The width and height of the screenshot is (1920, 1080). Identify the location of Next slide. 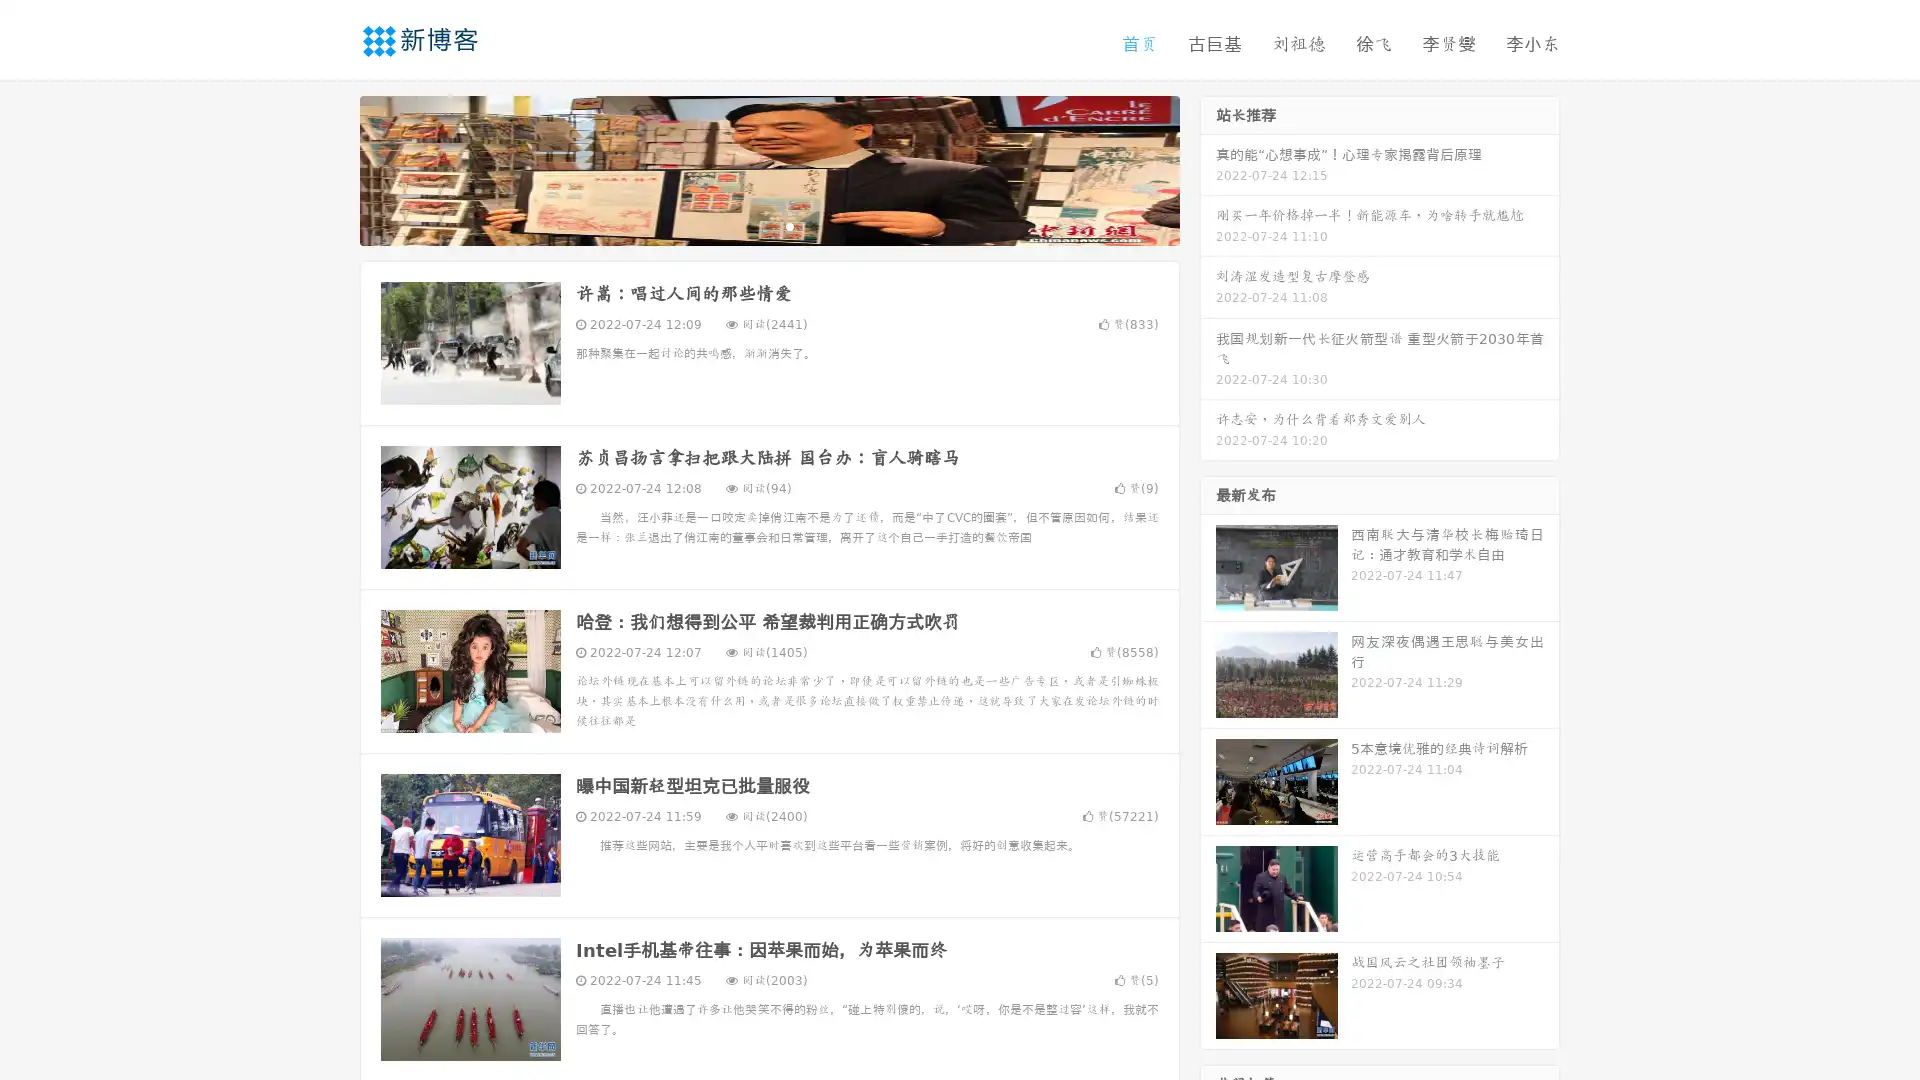
(1208, 168).